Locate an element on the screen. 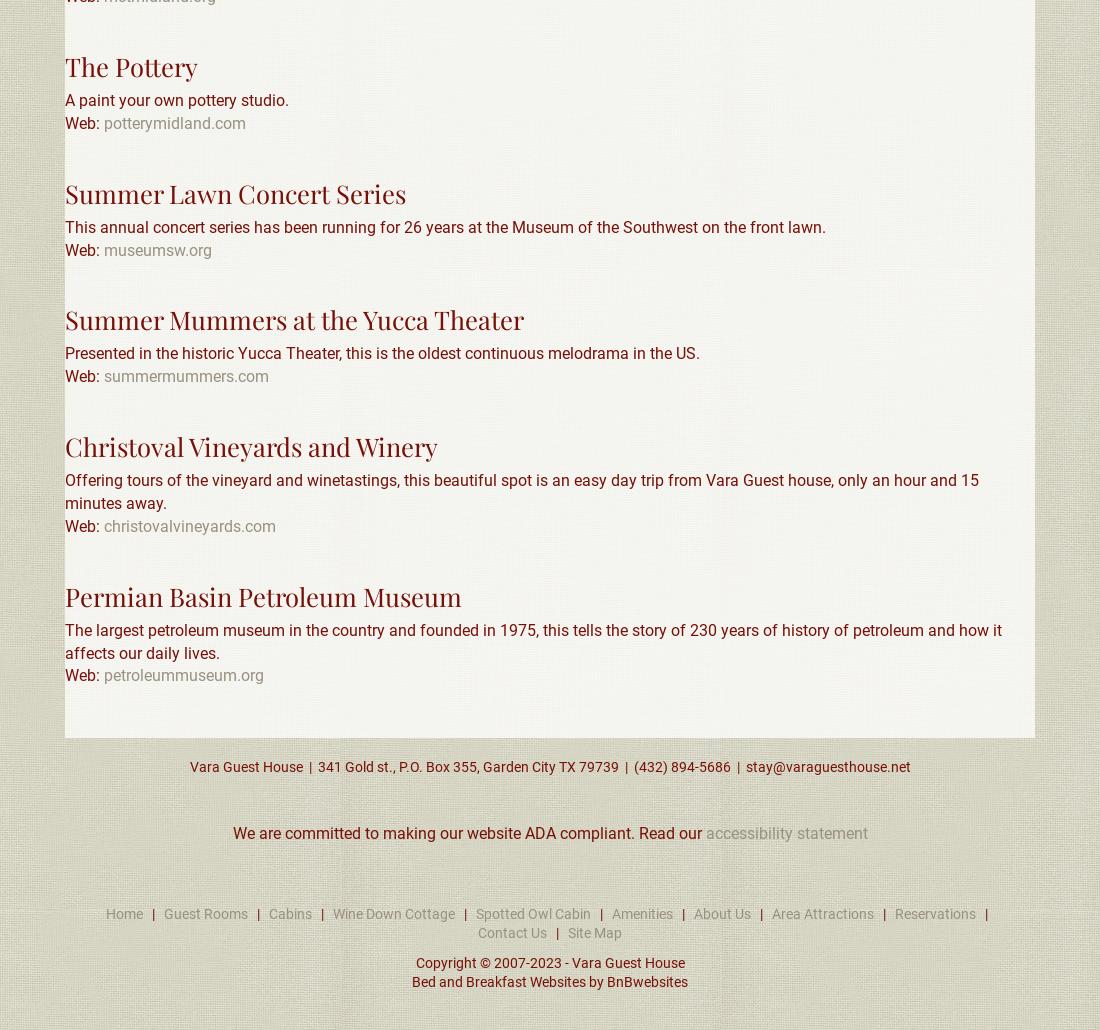  'Area Attractions' is located at coordinates (823, 912).